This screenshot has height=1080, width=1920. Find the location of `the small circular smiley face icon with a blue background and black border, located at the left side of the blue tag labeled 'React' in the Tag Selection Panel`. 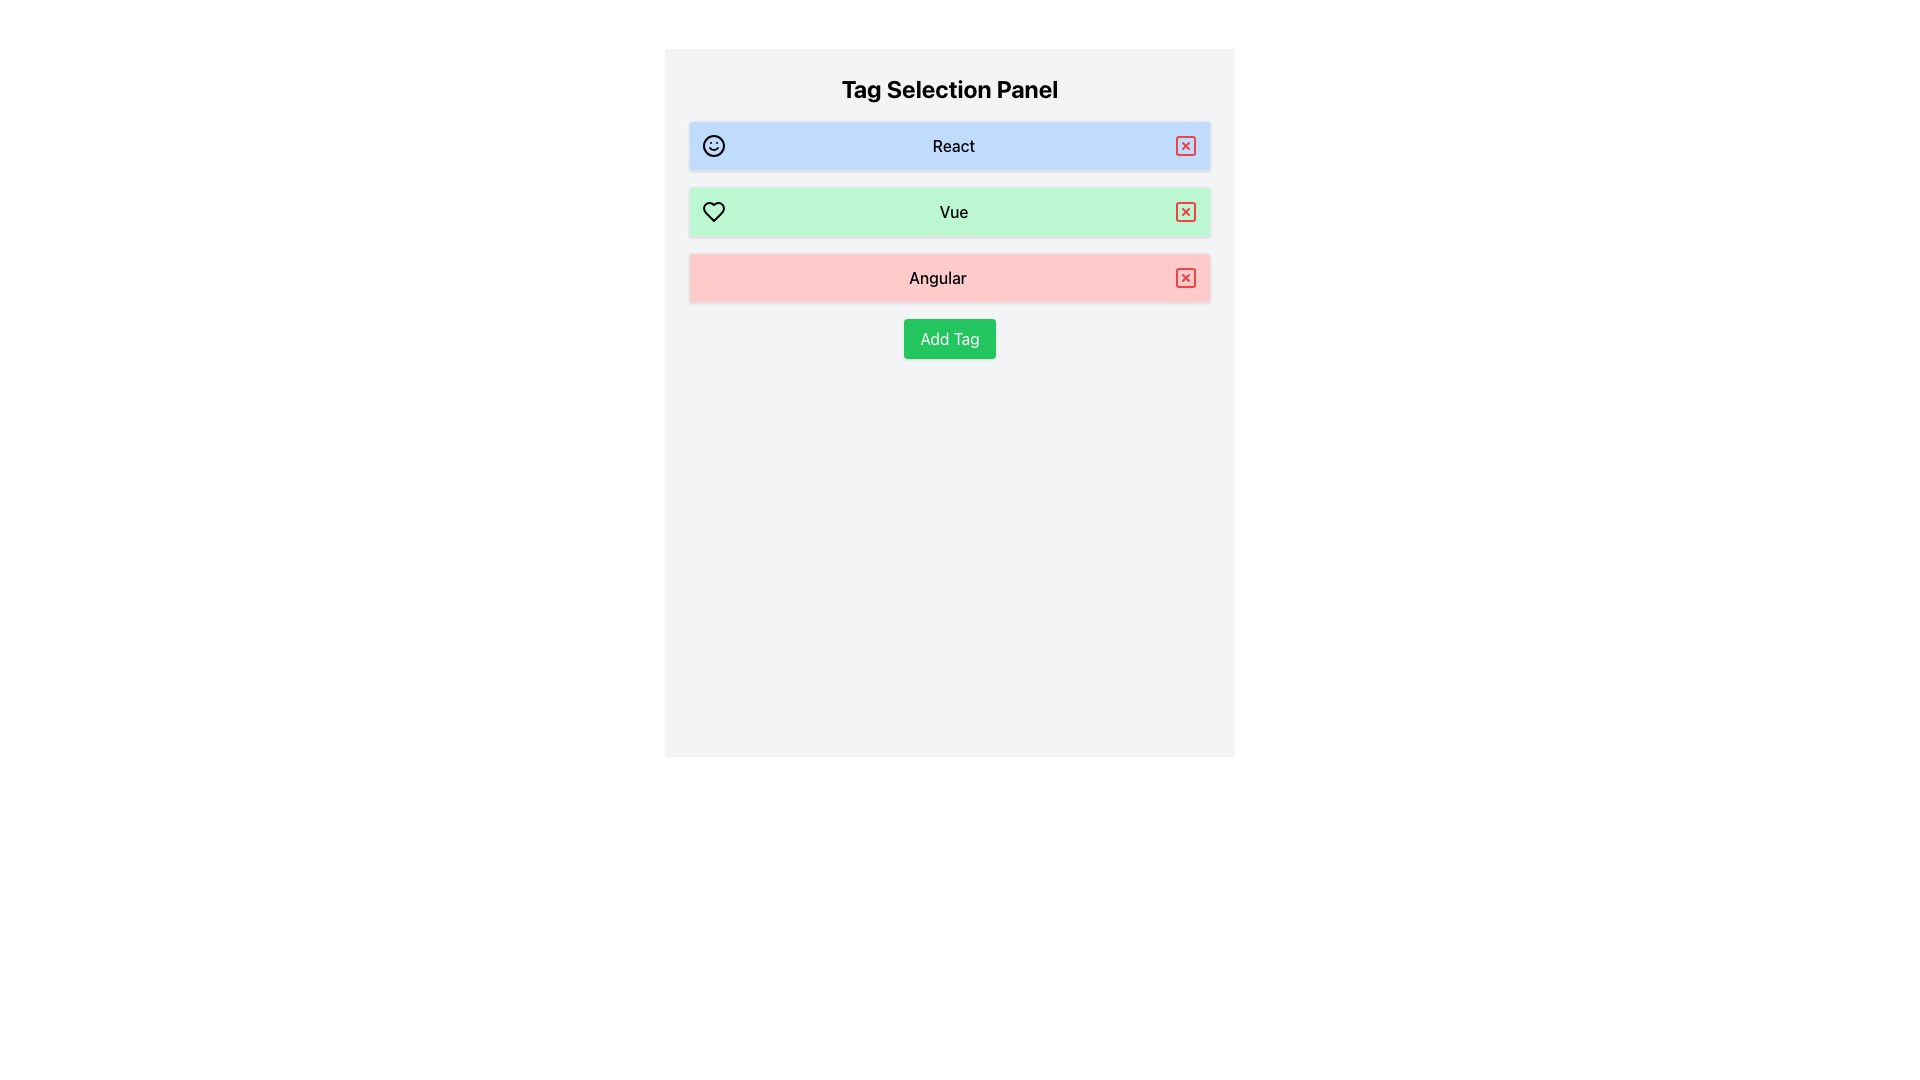

the small circular smiley face icon with a blue background and black border, located at the left side of the blue tag labeled 'React' in the Tag Selection Panel is located at coordinates (714, 145).